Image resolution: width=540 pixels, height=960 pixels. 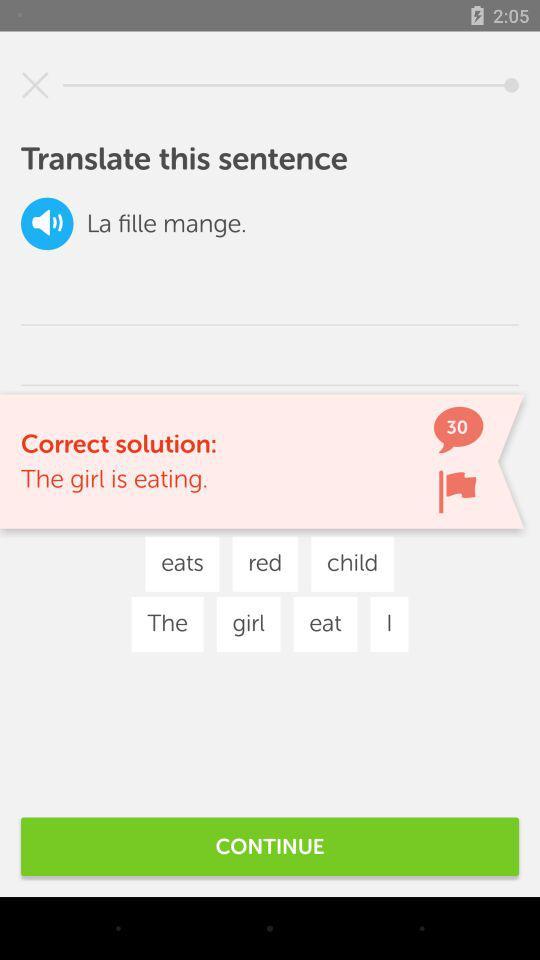 What do you see at coordinates (35, 85) in the screenshot?
I see `click close option` at bounding box center [35, 85].